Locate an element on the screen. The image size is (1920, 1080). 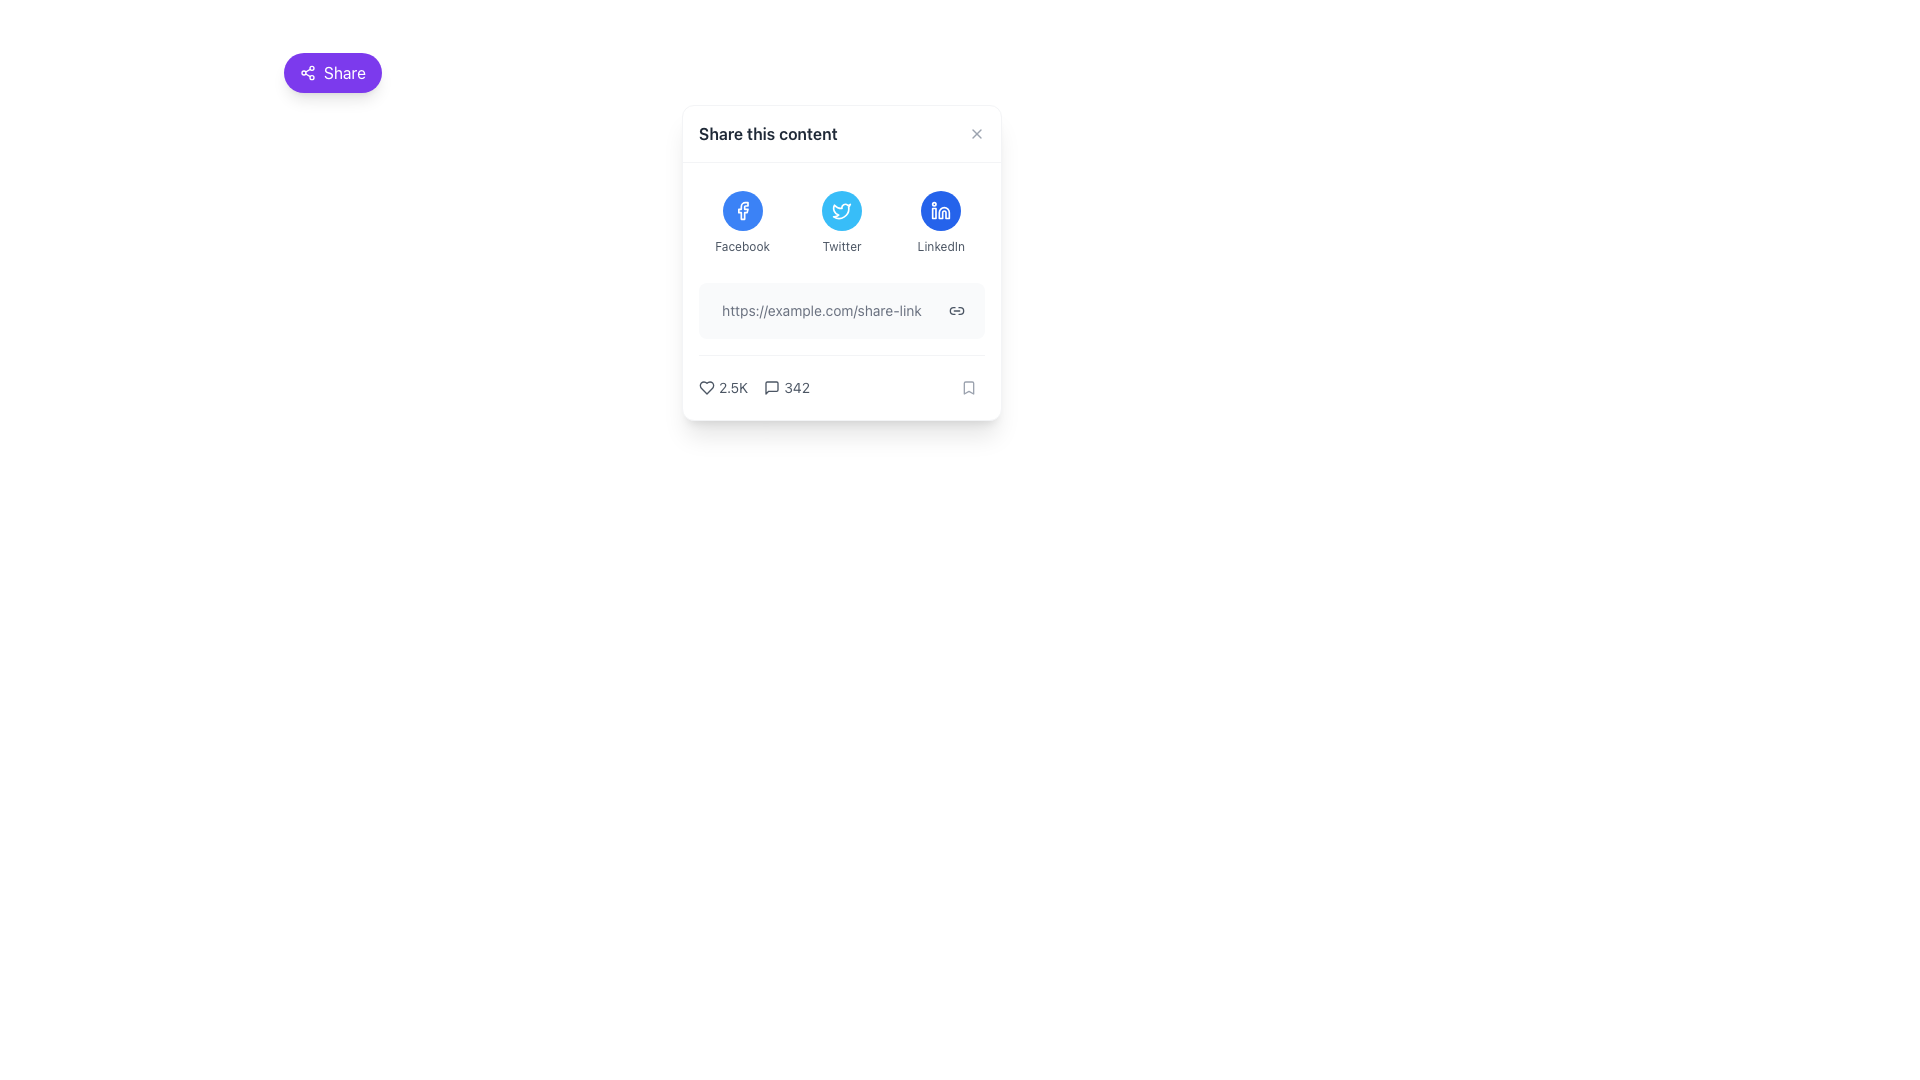
the circular blue Twitter button with the Twitter bird logo to trigger the scaling animation is located at coordinates (841, 223).